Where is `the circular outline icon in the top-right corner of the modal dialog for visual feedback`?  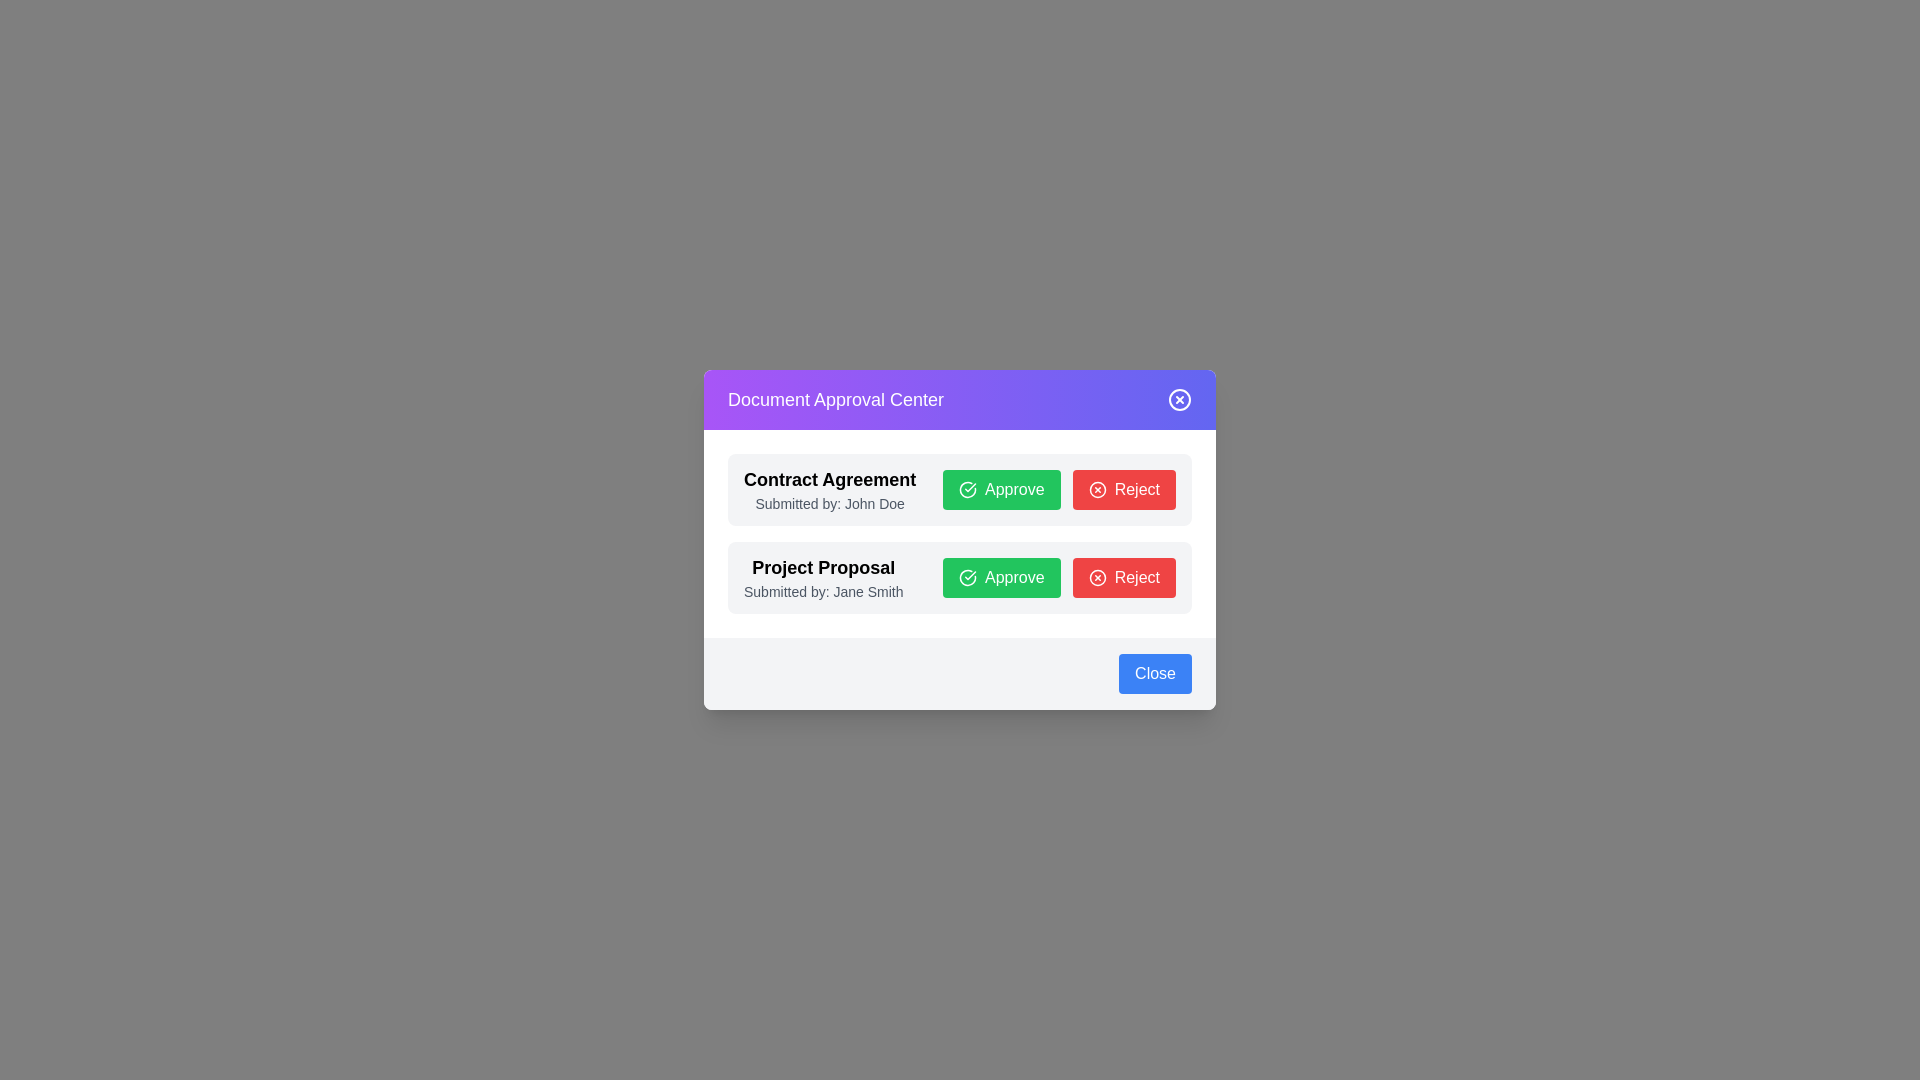 the circular outline icon in the top-right corner of the modal dialog for visual feedback is located at coordinates (1180, 400).